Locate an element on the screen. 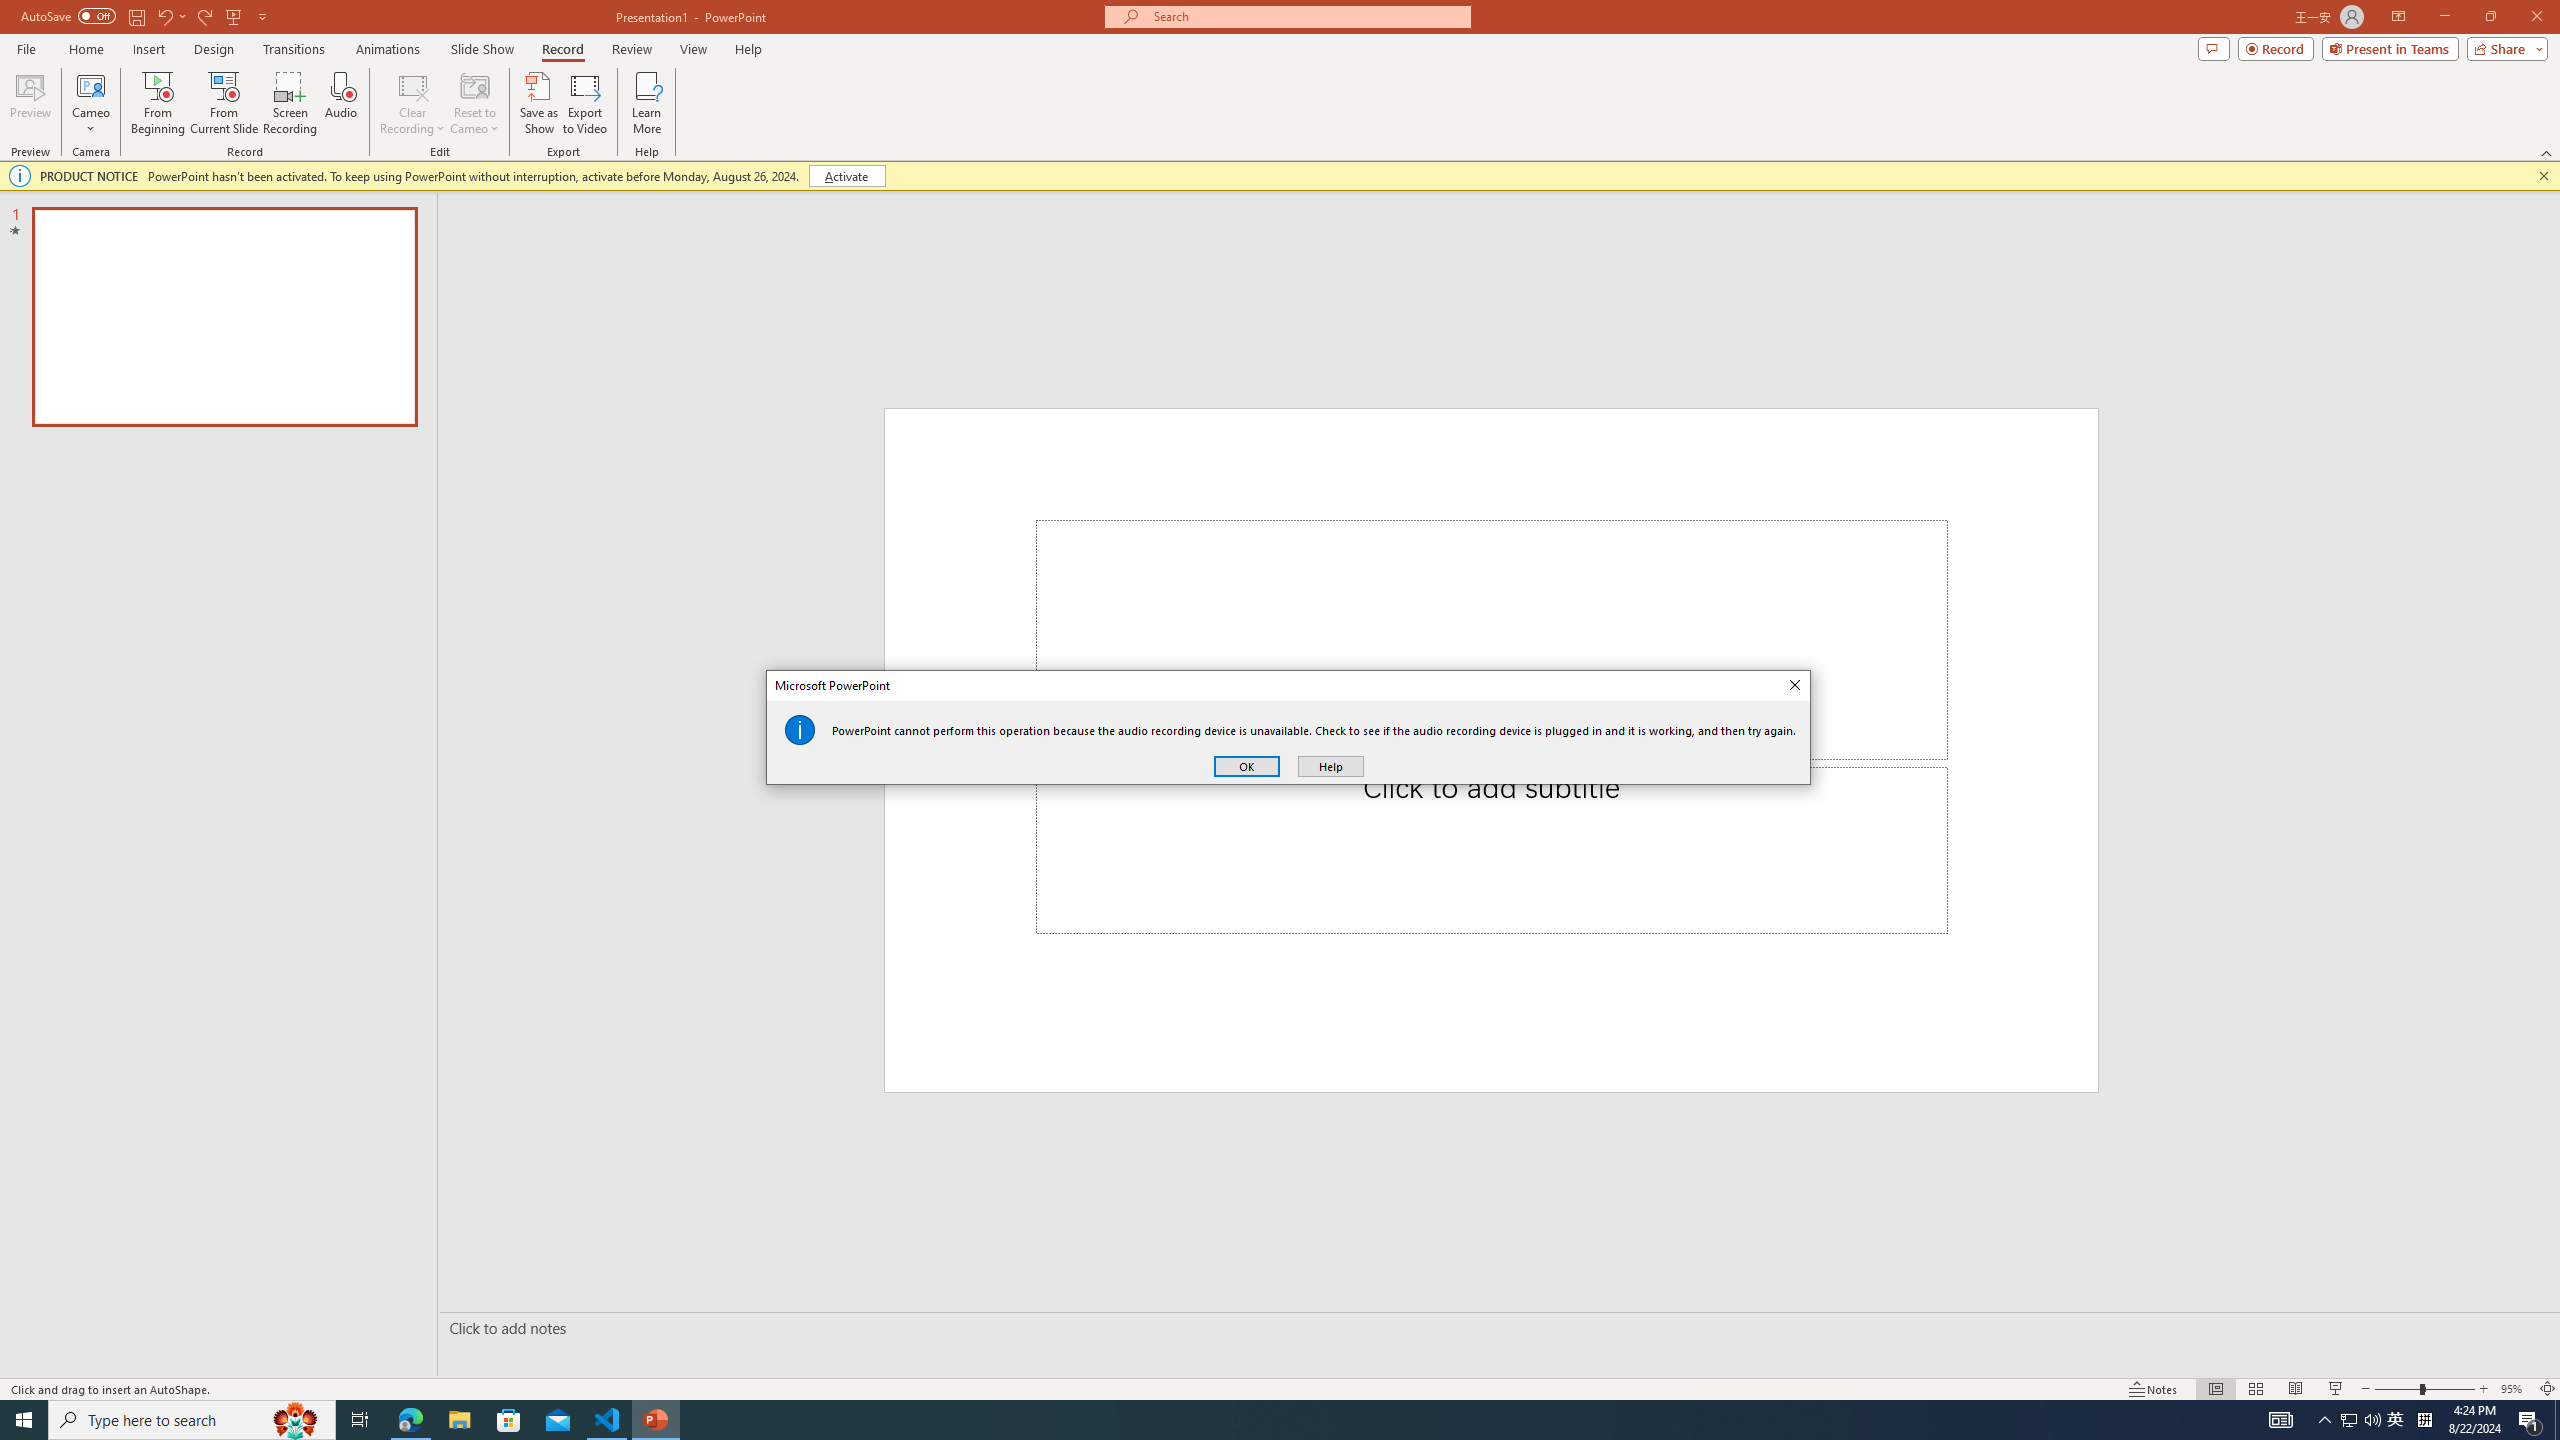  'Zoom 95%' is located at coordinates (2515, 1389).